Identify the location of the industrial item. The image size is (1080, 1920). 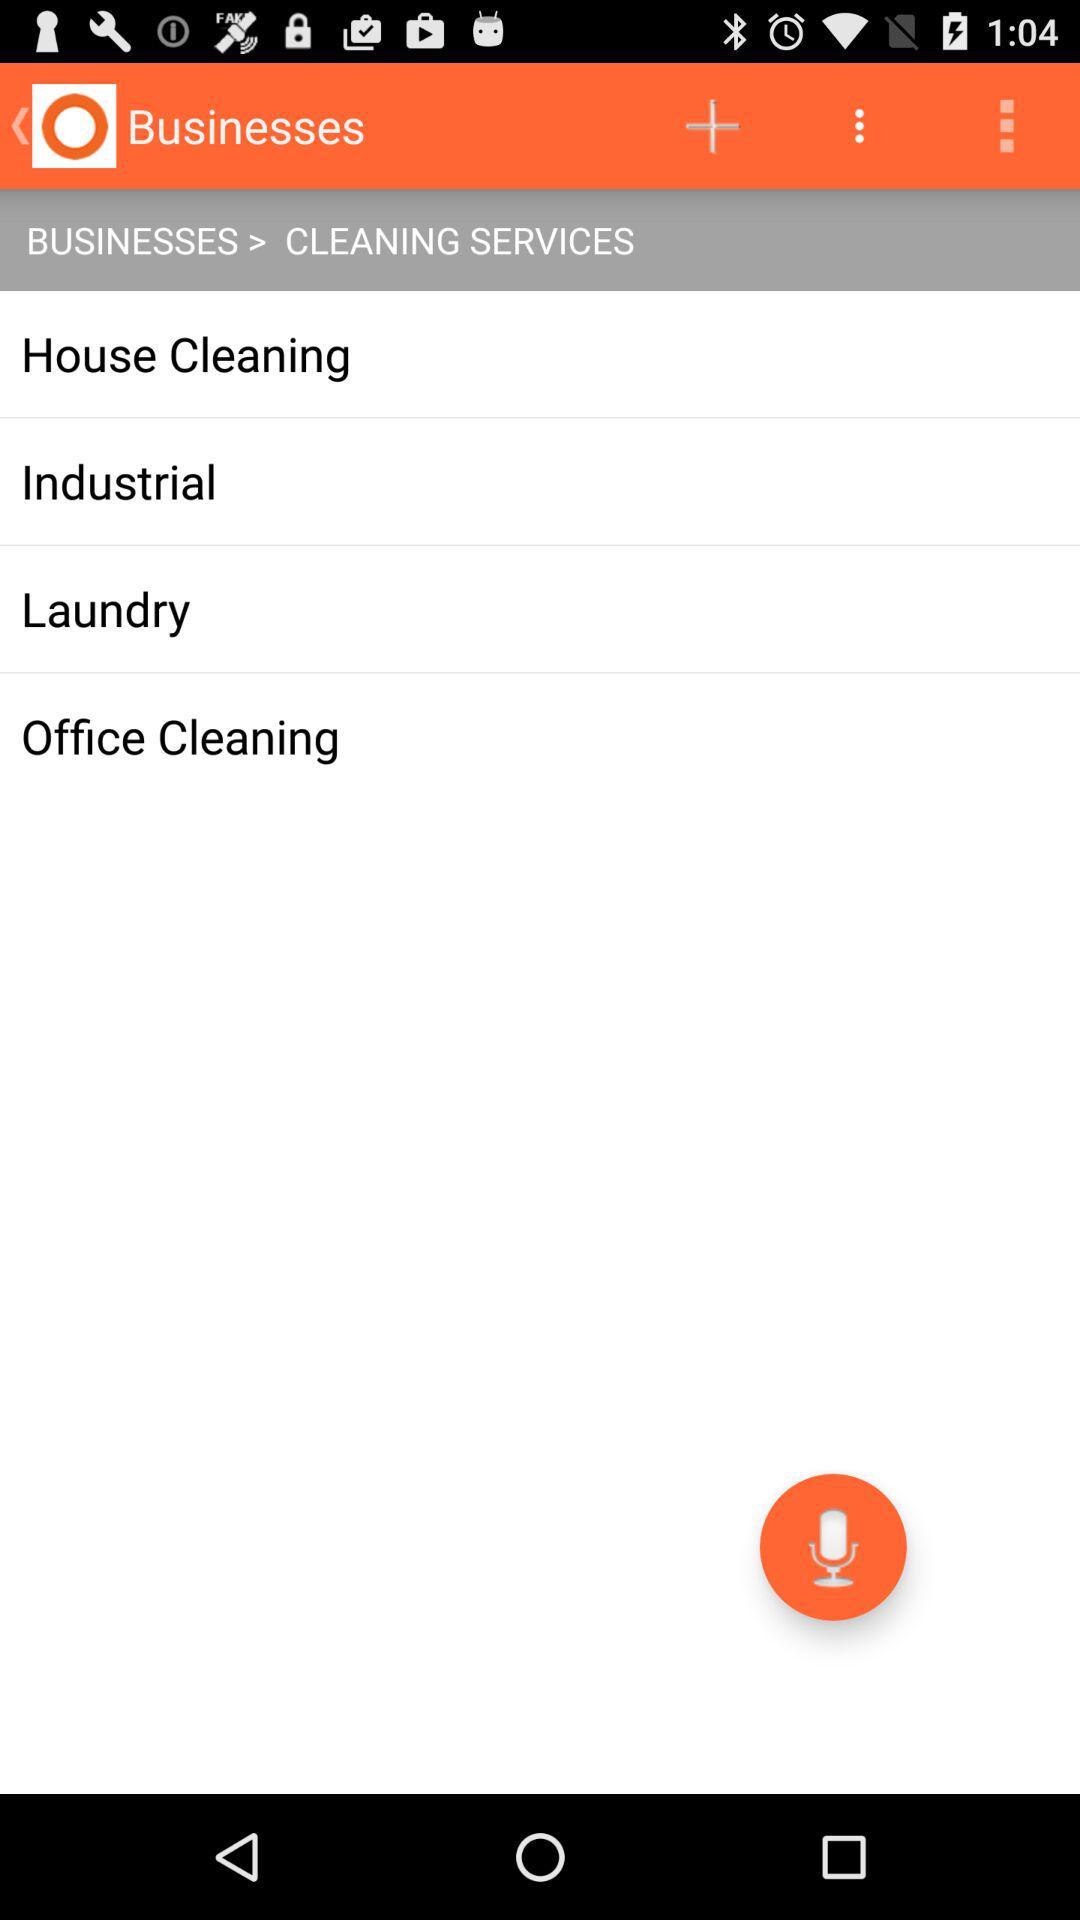
(540, 481).